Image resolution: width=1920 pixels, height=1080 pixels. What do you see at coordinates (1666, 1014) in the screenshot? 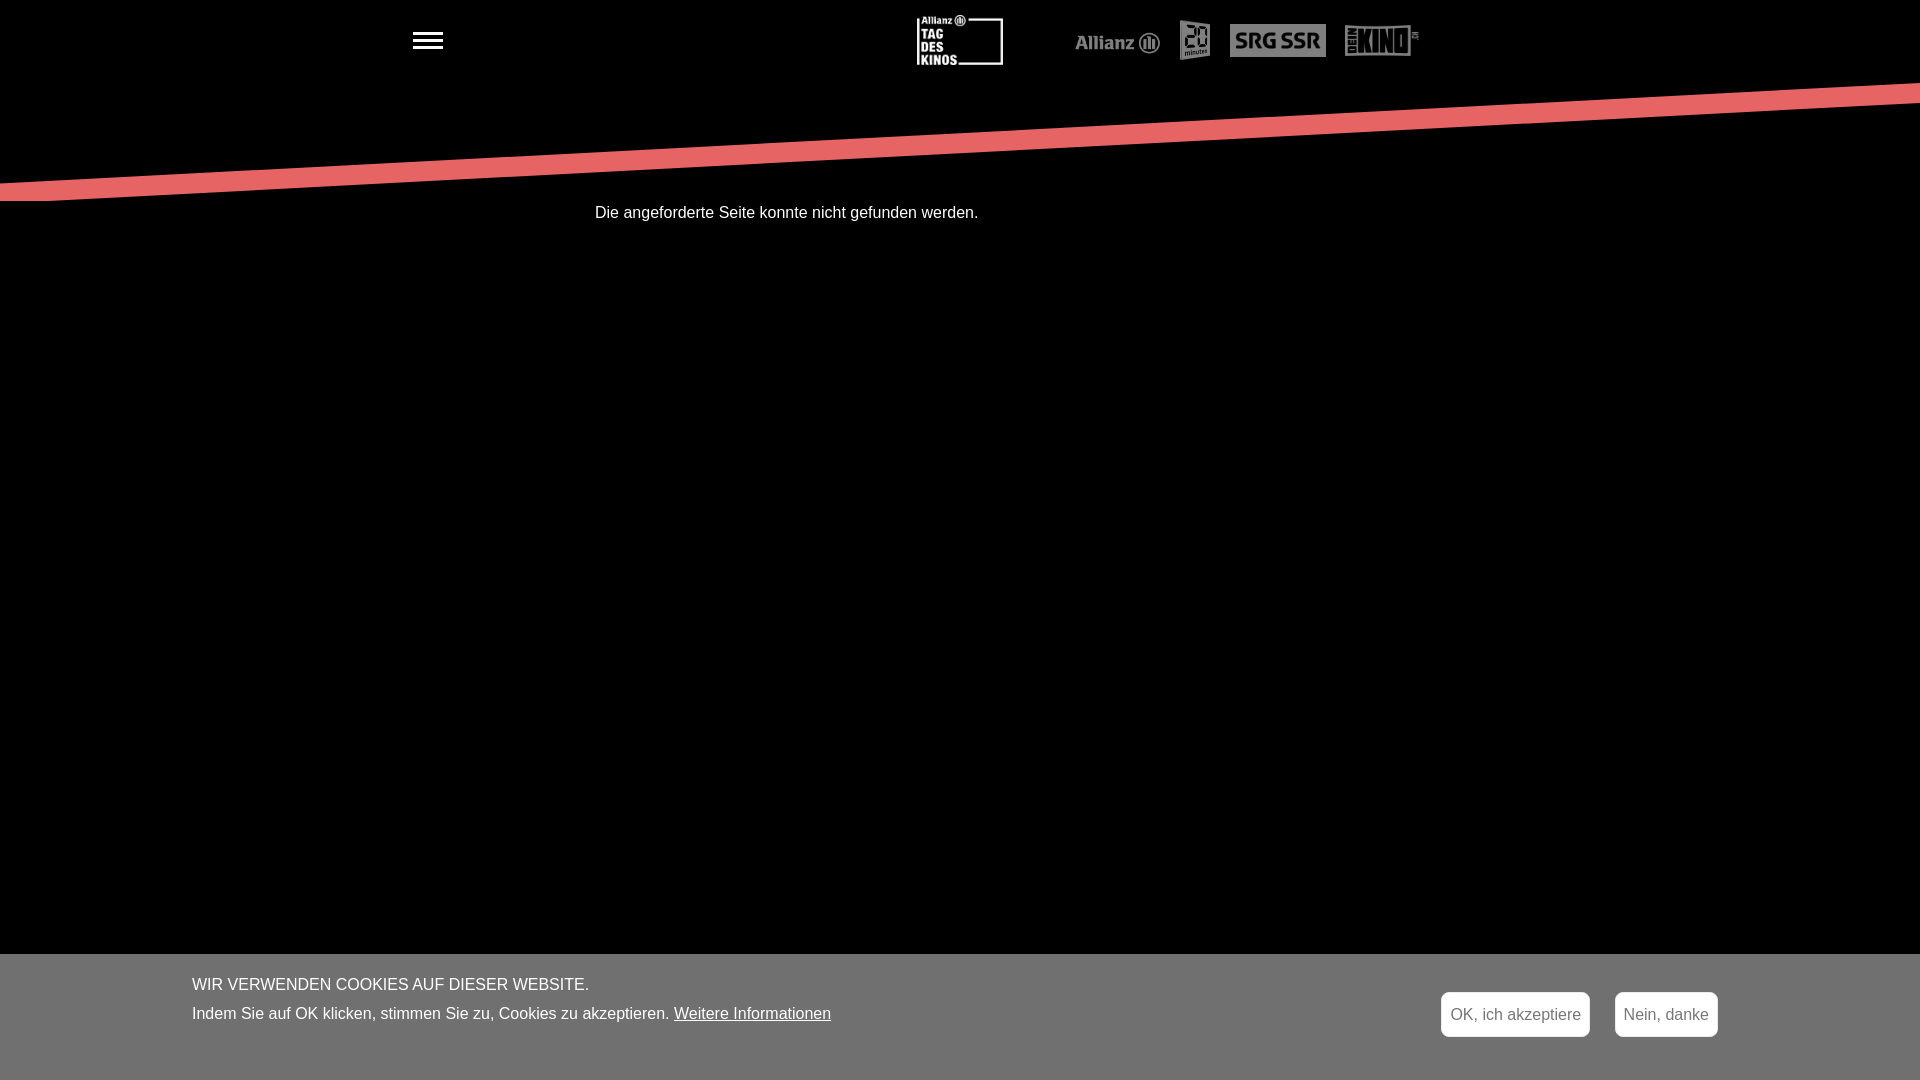
I see `'Nein, danke'` at bounding box center [1666, 1014].